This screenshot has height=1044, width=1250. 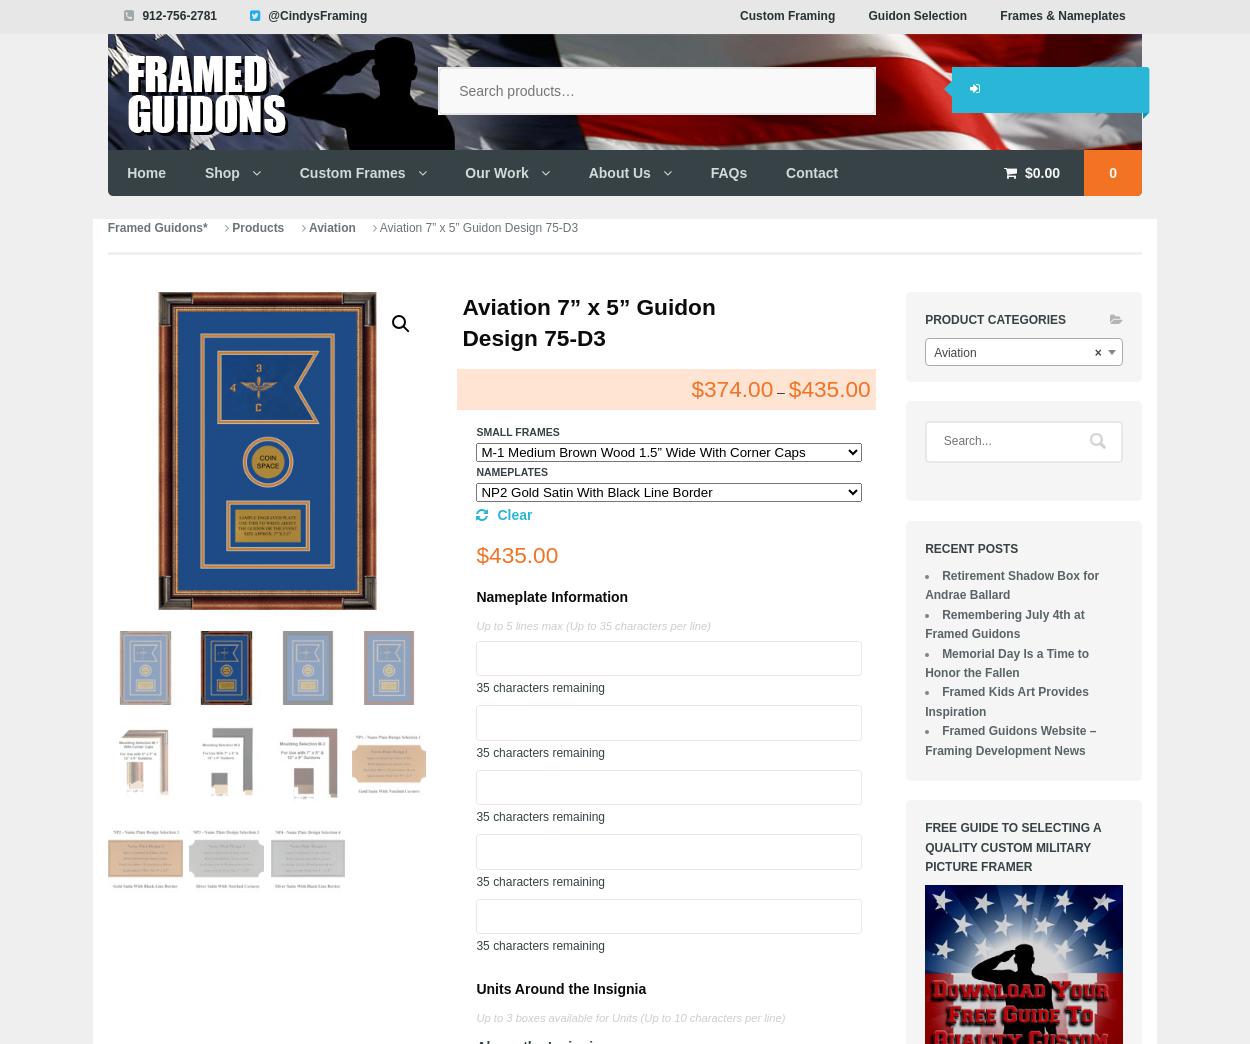 I want to click on 'Free Guide To Selecting A Quality Custom Military Picture Framer', so click(x=1013, y=846).